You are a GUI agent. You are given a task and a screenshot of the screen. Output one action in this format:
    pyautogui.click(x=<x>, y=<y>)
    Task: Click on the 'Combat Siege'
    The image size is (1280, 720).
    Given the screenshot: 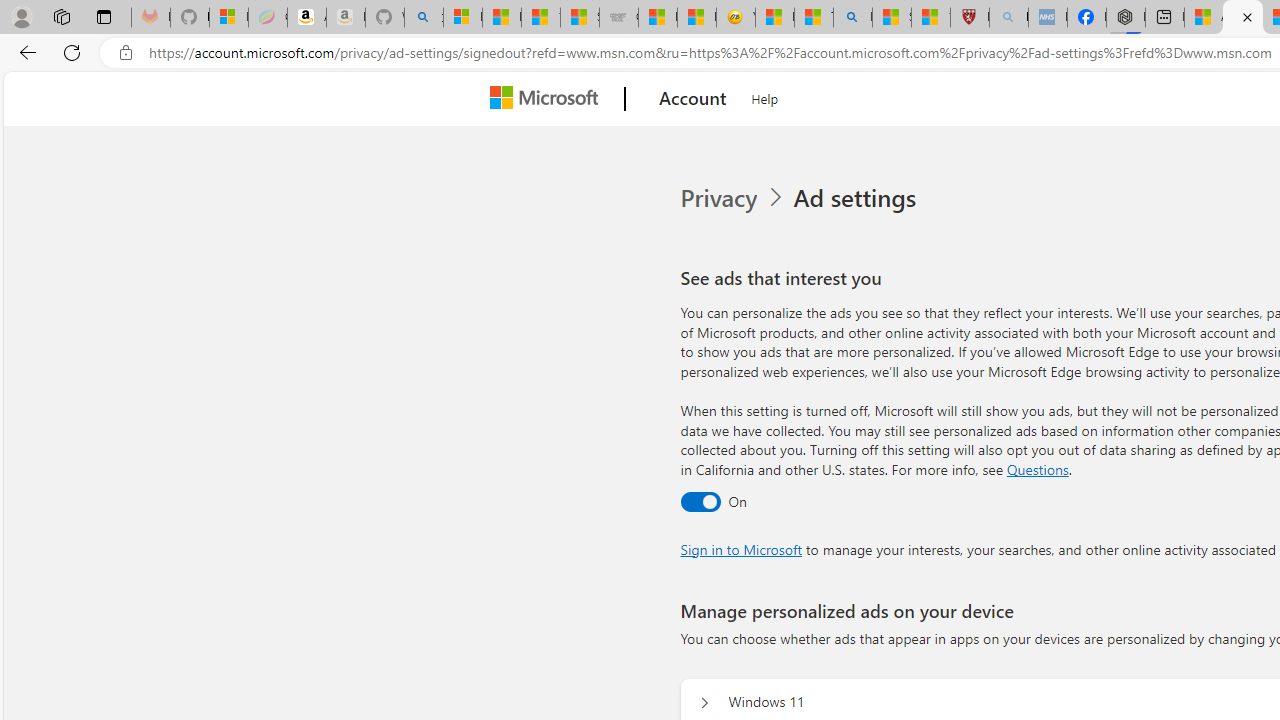 What is the action you would take?
    pyautogui.click(x=617, y=17)
    